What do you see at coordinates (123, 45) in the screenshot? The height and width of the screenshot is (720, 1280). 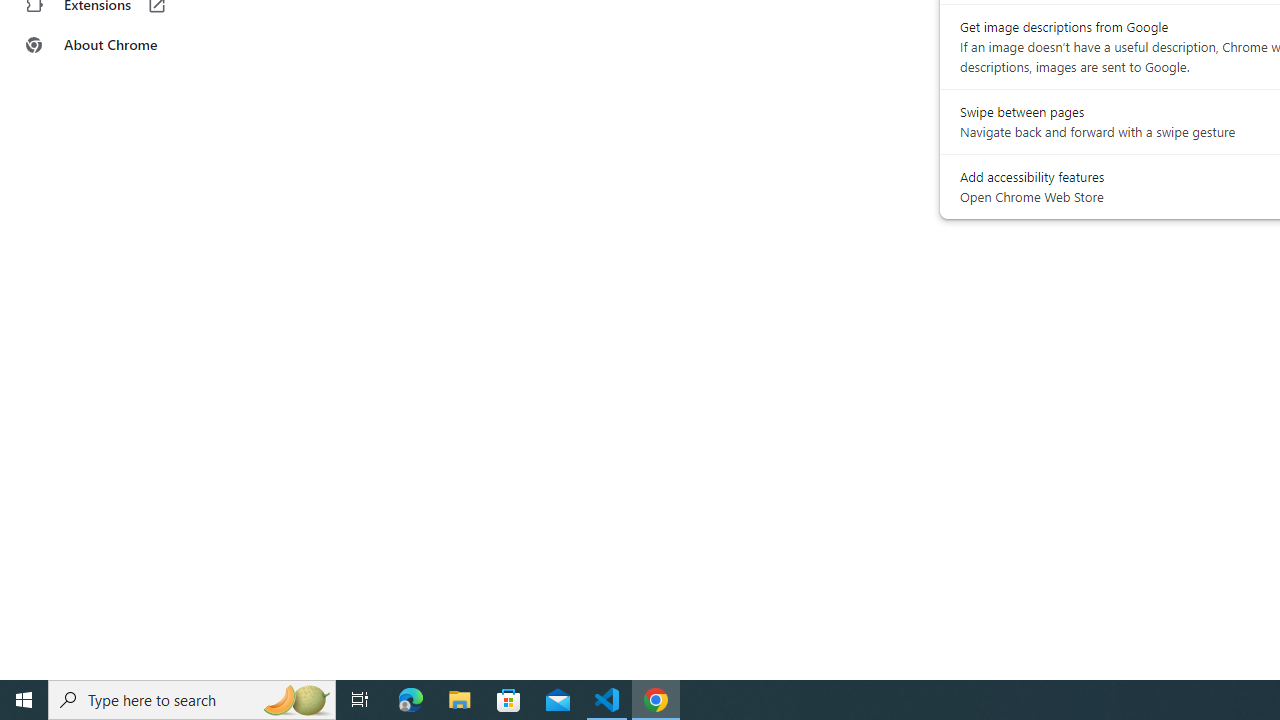 I see `'About Chrome'` at bounding box center [123, 45].